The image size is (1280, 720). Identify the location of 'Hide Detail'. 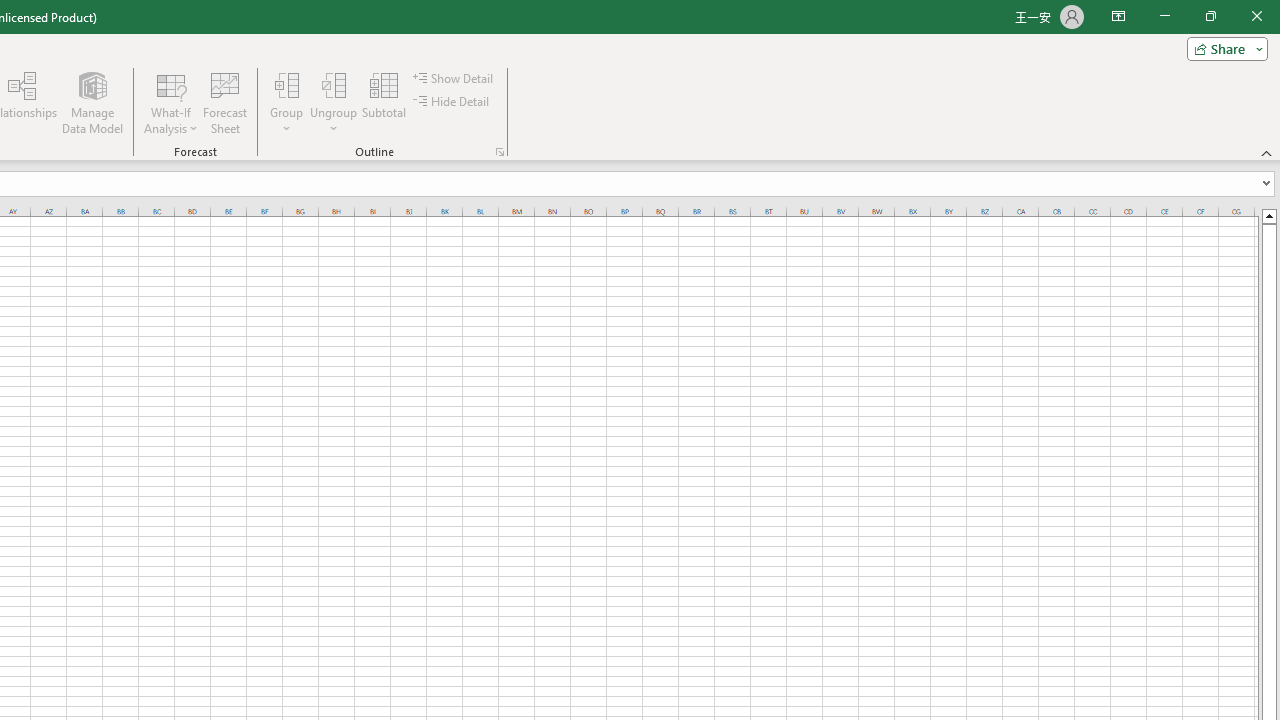
(452, 101).